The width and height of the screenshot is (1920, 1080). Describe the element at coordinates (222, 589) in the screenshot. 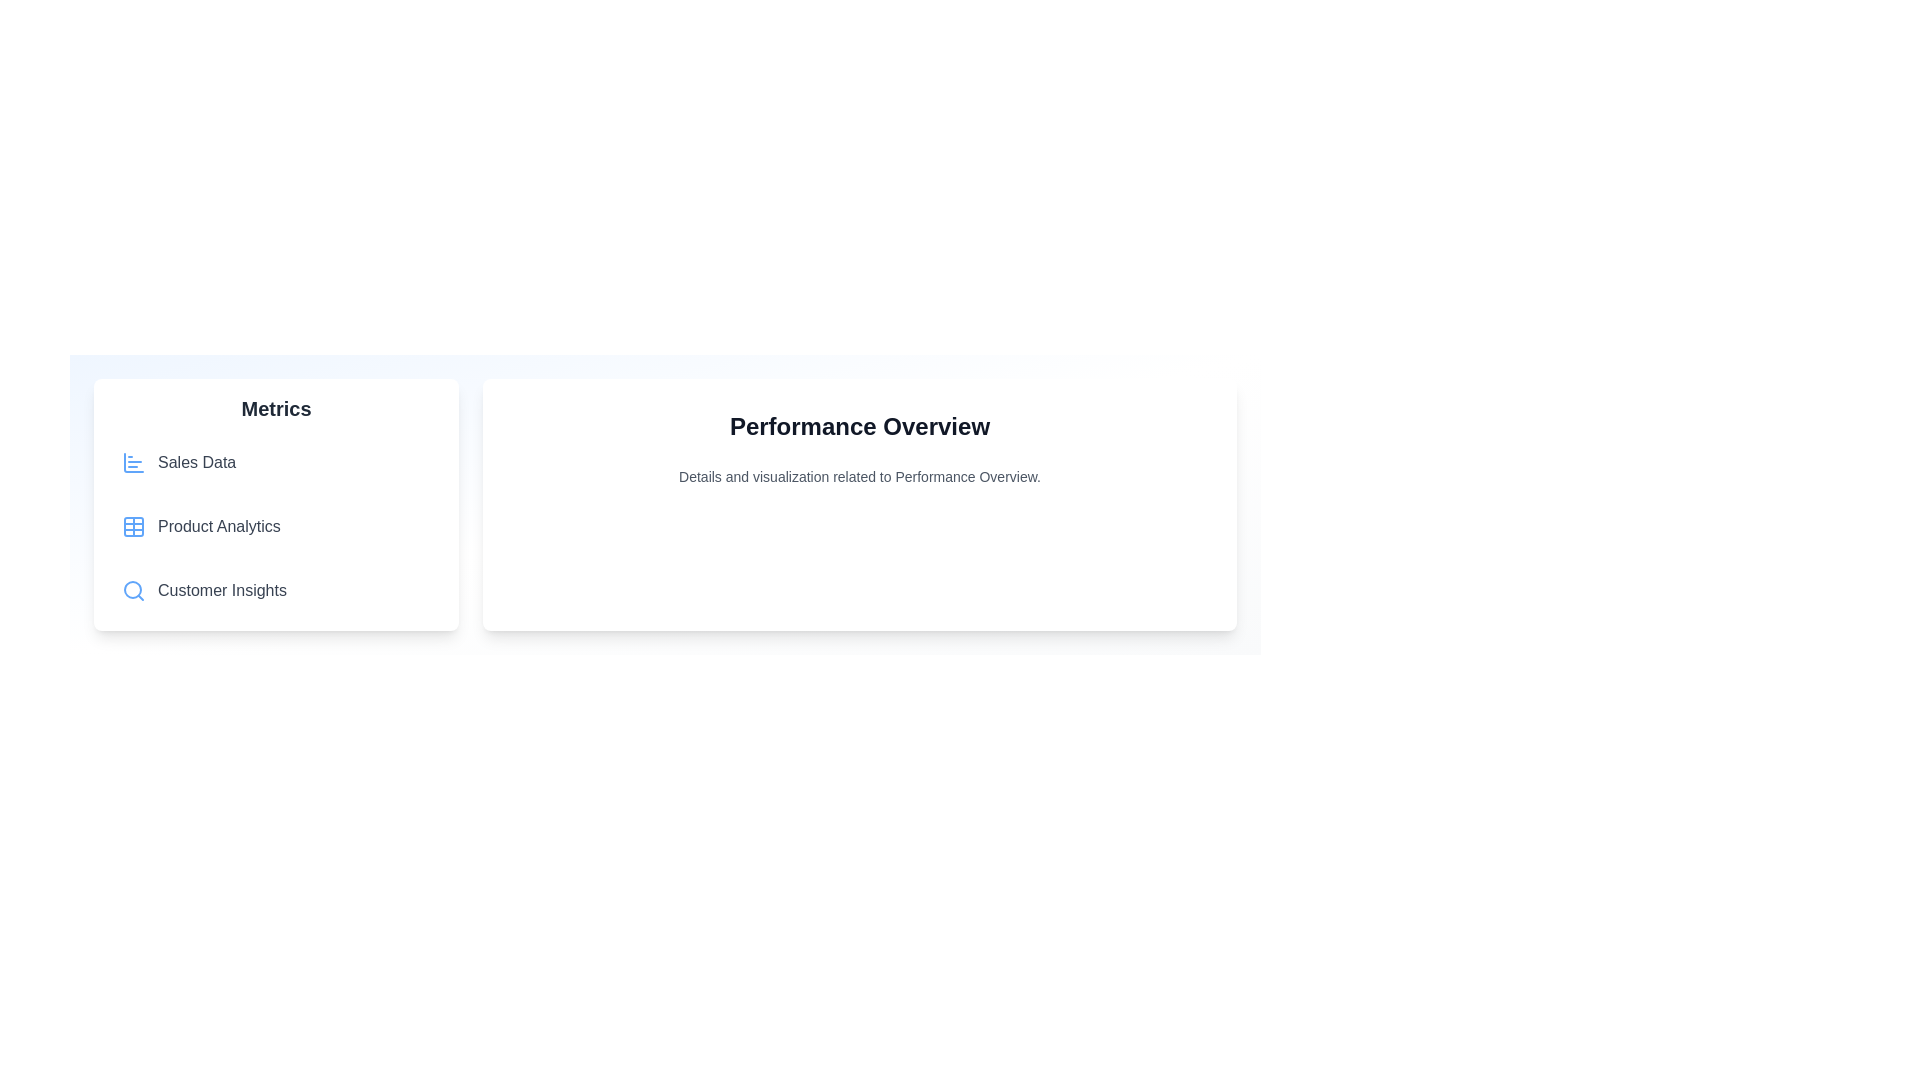

I see `the 'Customer Insights' label, which is a text component styled with a medium-weight font and gray color, positioned below the 'Metrics' section in a horizontal list` at that location.